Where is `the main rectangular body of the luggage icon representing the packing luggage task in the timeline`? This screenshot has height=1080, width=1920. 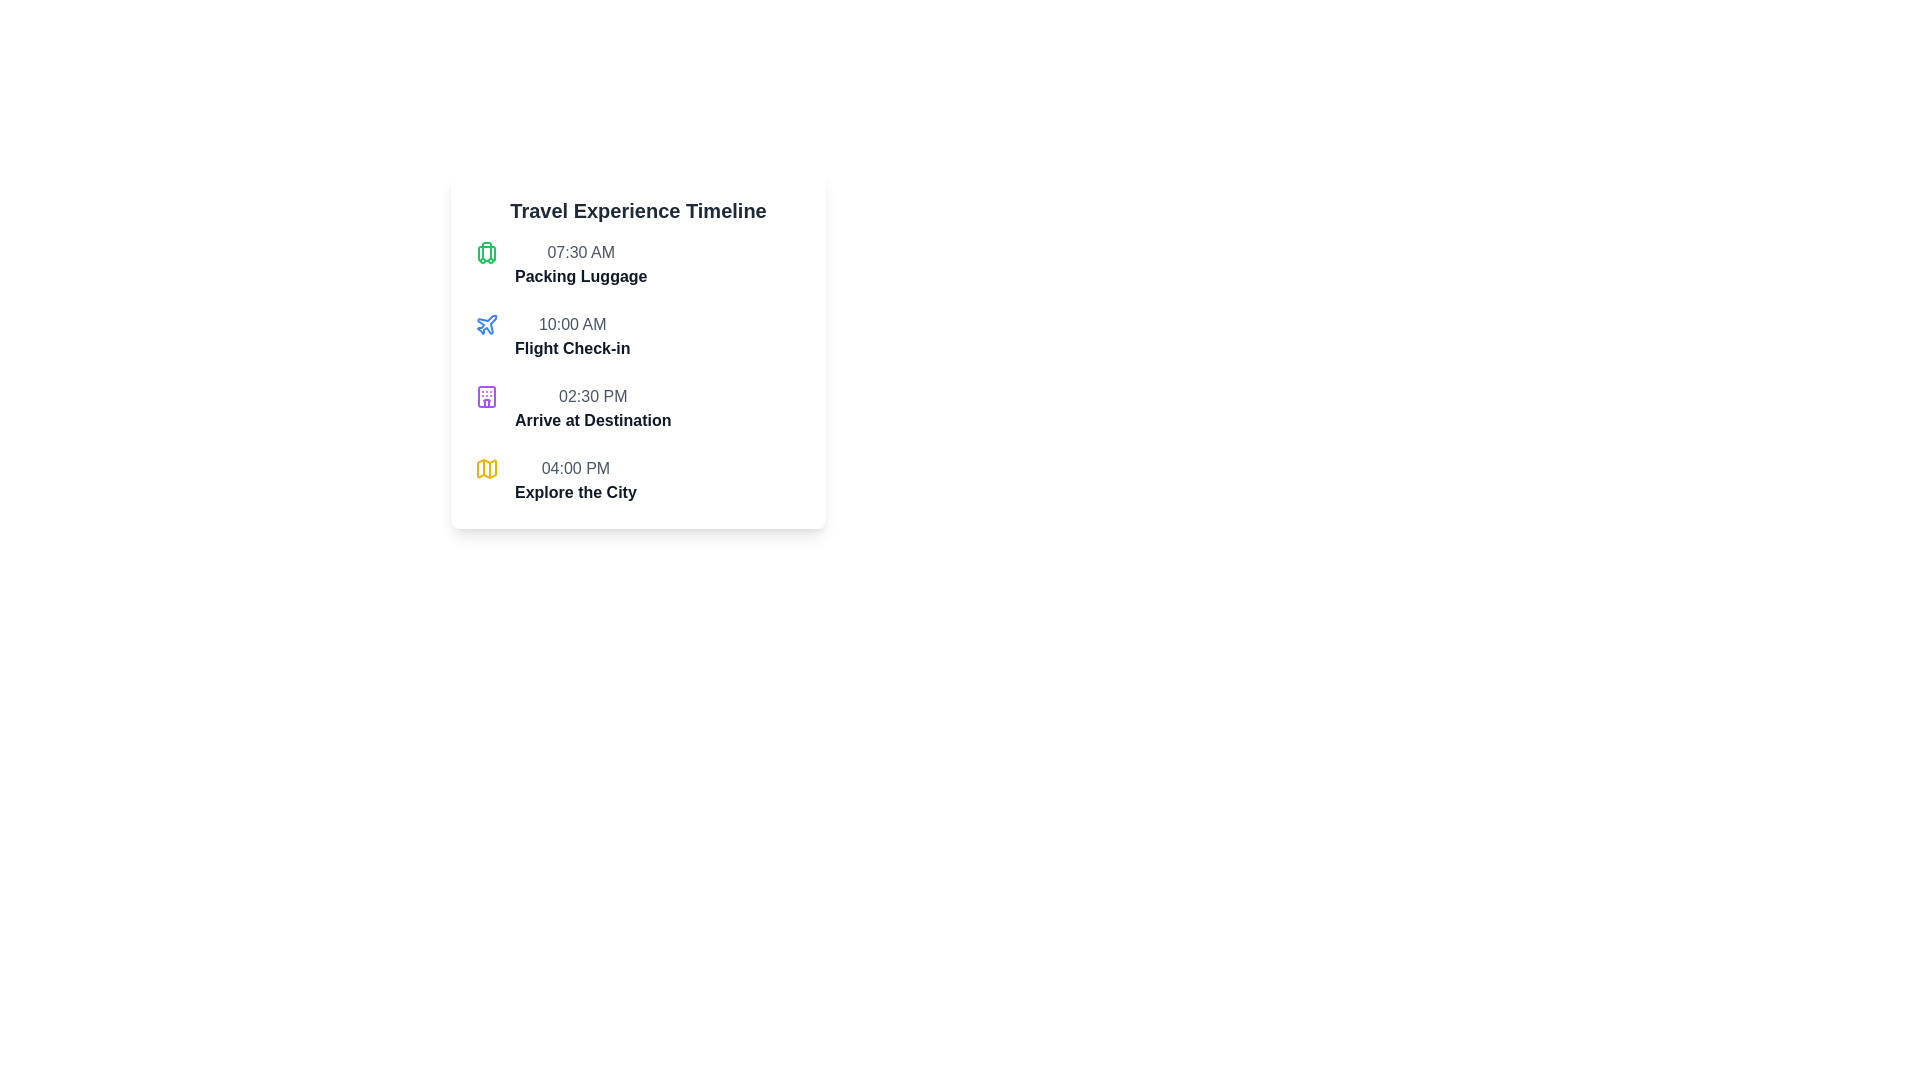 the main rectangular body of the luggage icon representing the packing luggage task in the timeline is located at coordinates (486, 253).